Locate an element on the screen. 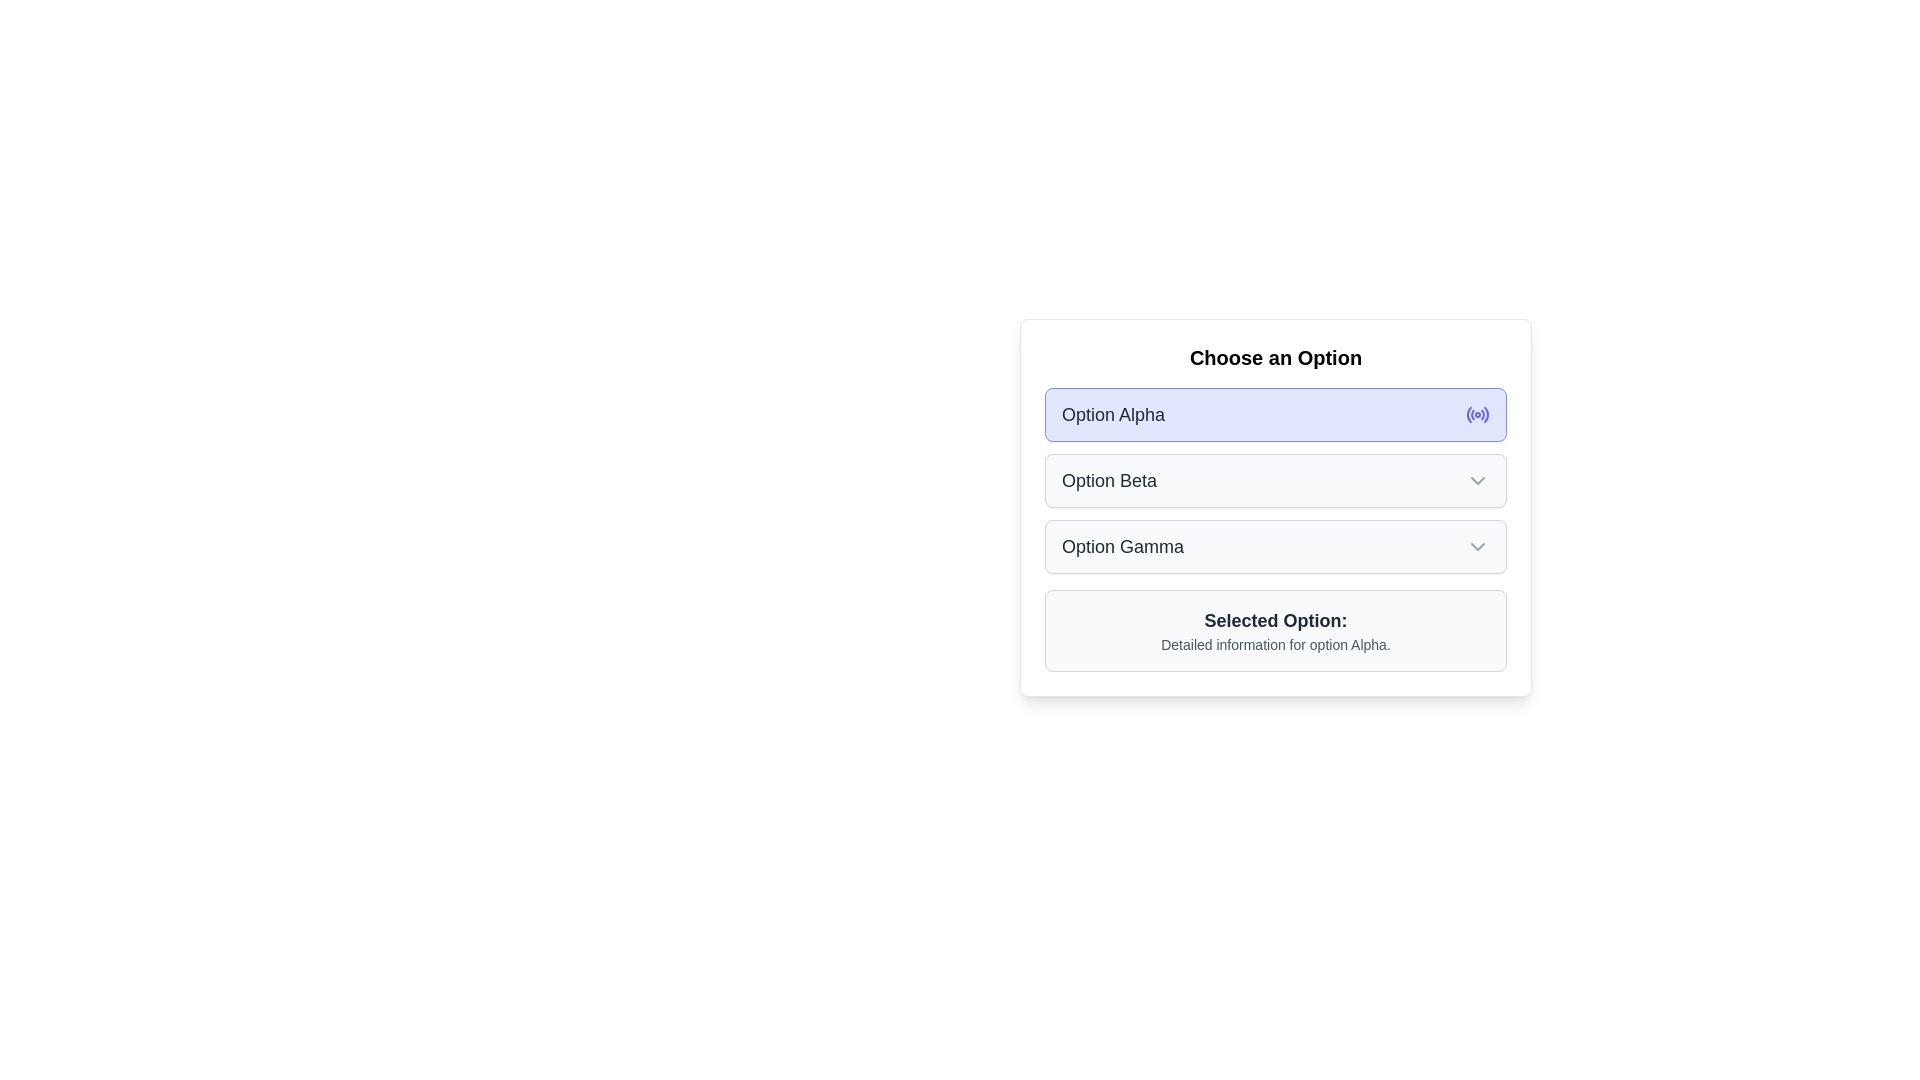 The width and height of the screenshot is (1920, 1080). the bold text label containing the phrase 'Selected Option:' with a dark font color, positioned above the descriptive text 'Detailed information for option Alpha.' is located at coordinates (1275, 620).